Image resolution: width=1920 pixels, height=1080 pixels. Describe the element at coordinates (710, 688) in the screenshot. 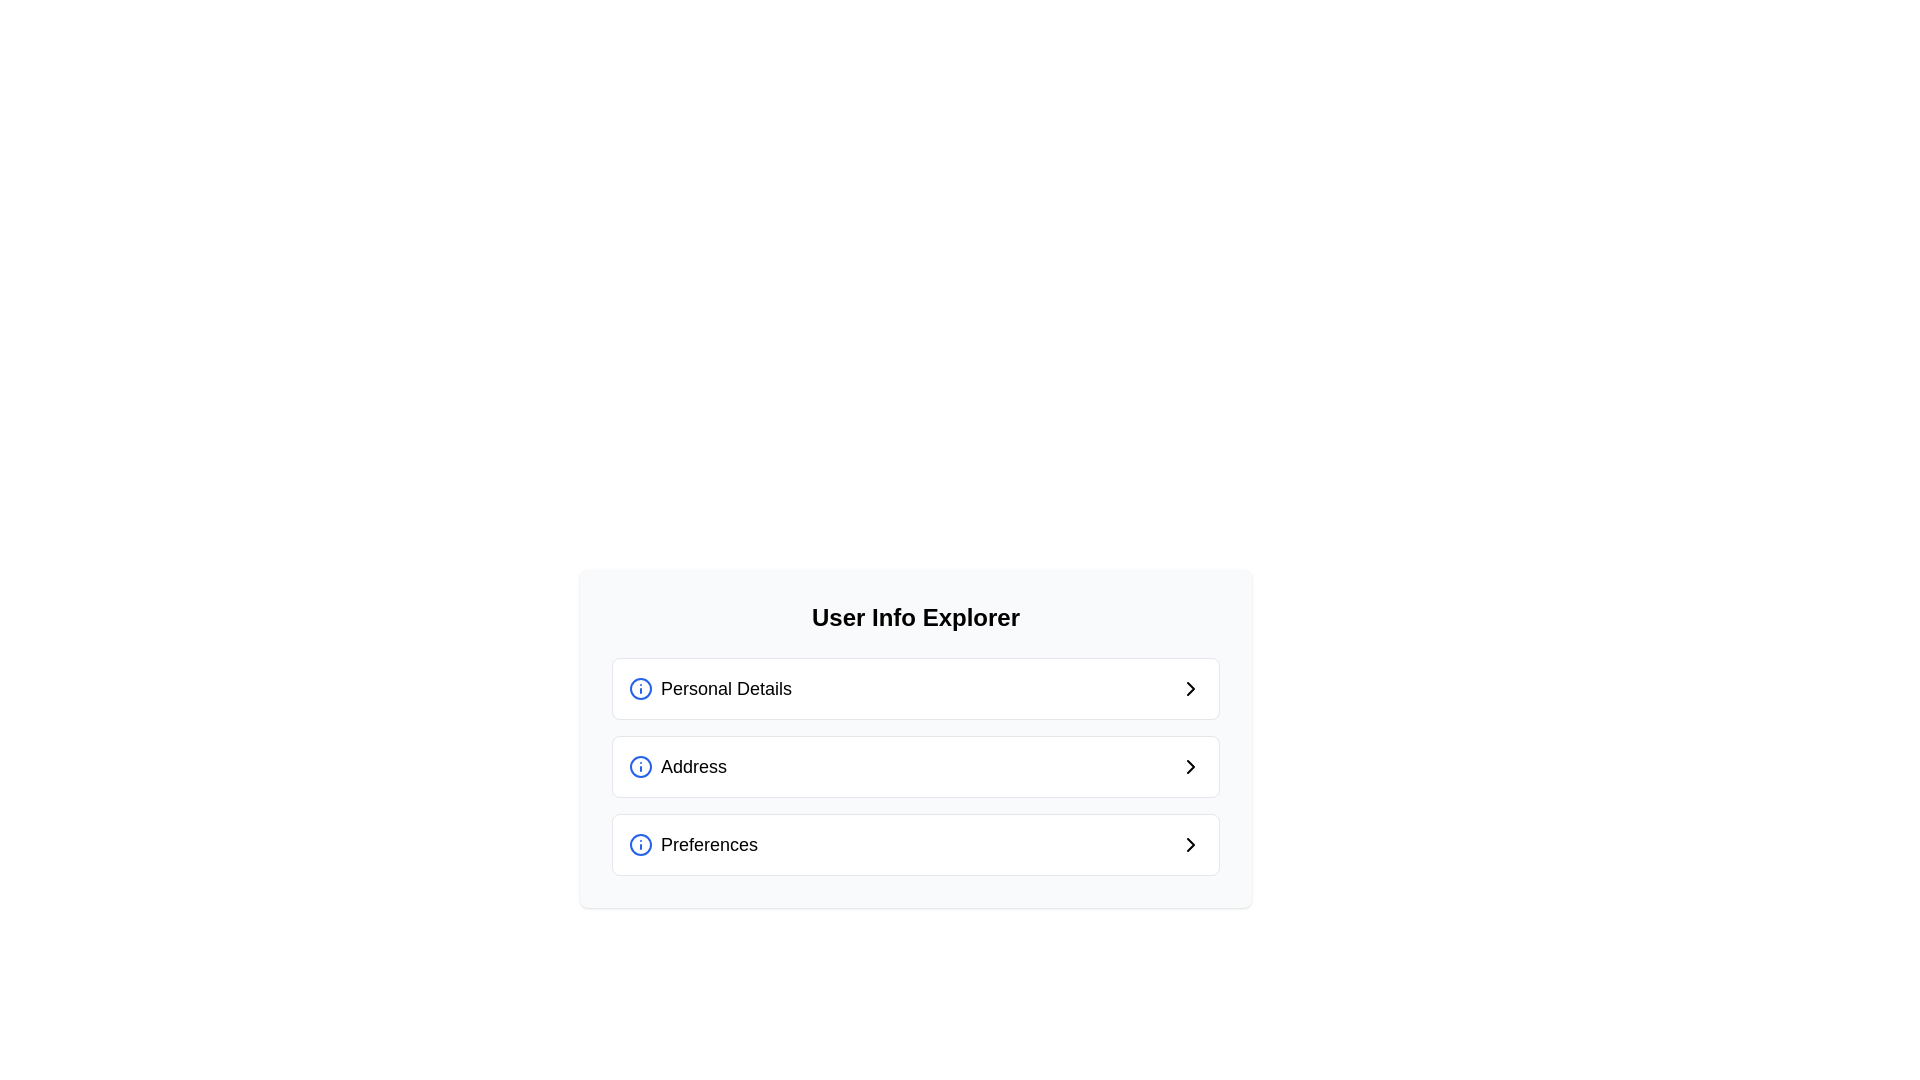

I see `text of the 'Personal Details' label that is styled with bold, medium-large font and is accompanied by an info icon to its left` at that location.